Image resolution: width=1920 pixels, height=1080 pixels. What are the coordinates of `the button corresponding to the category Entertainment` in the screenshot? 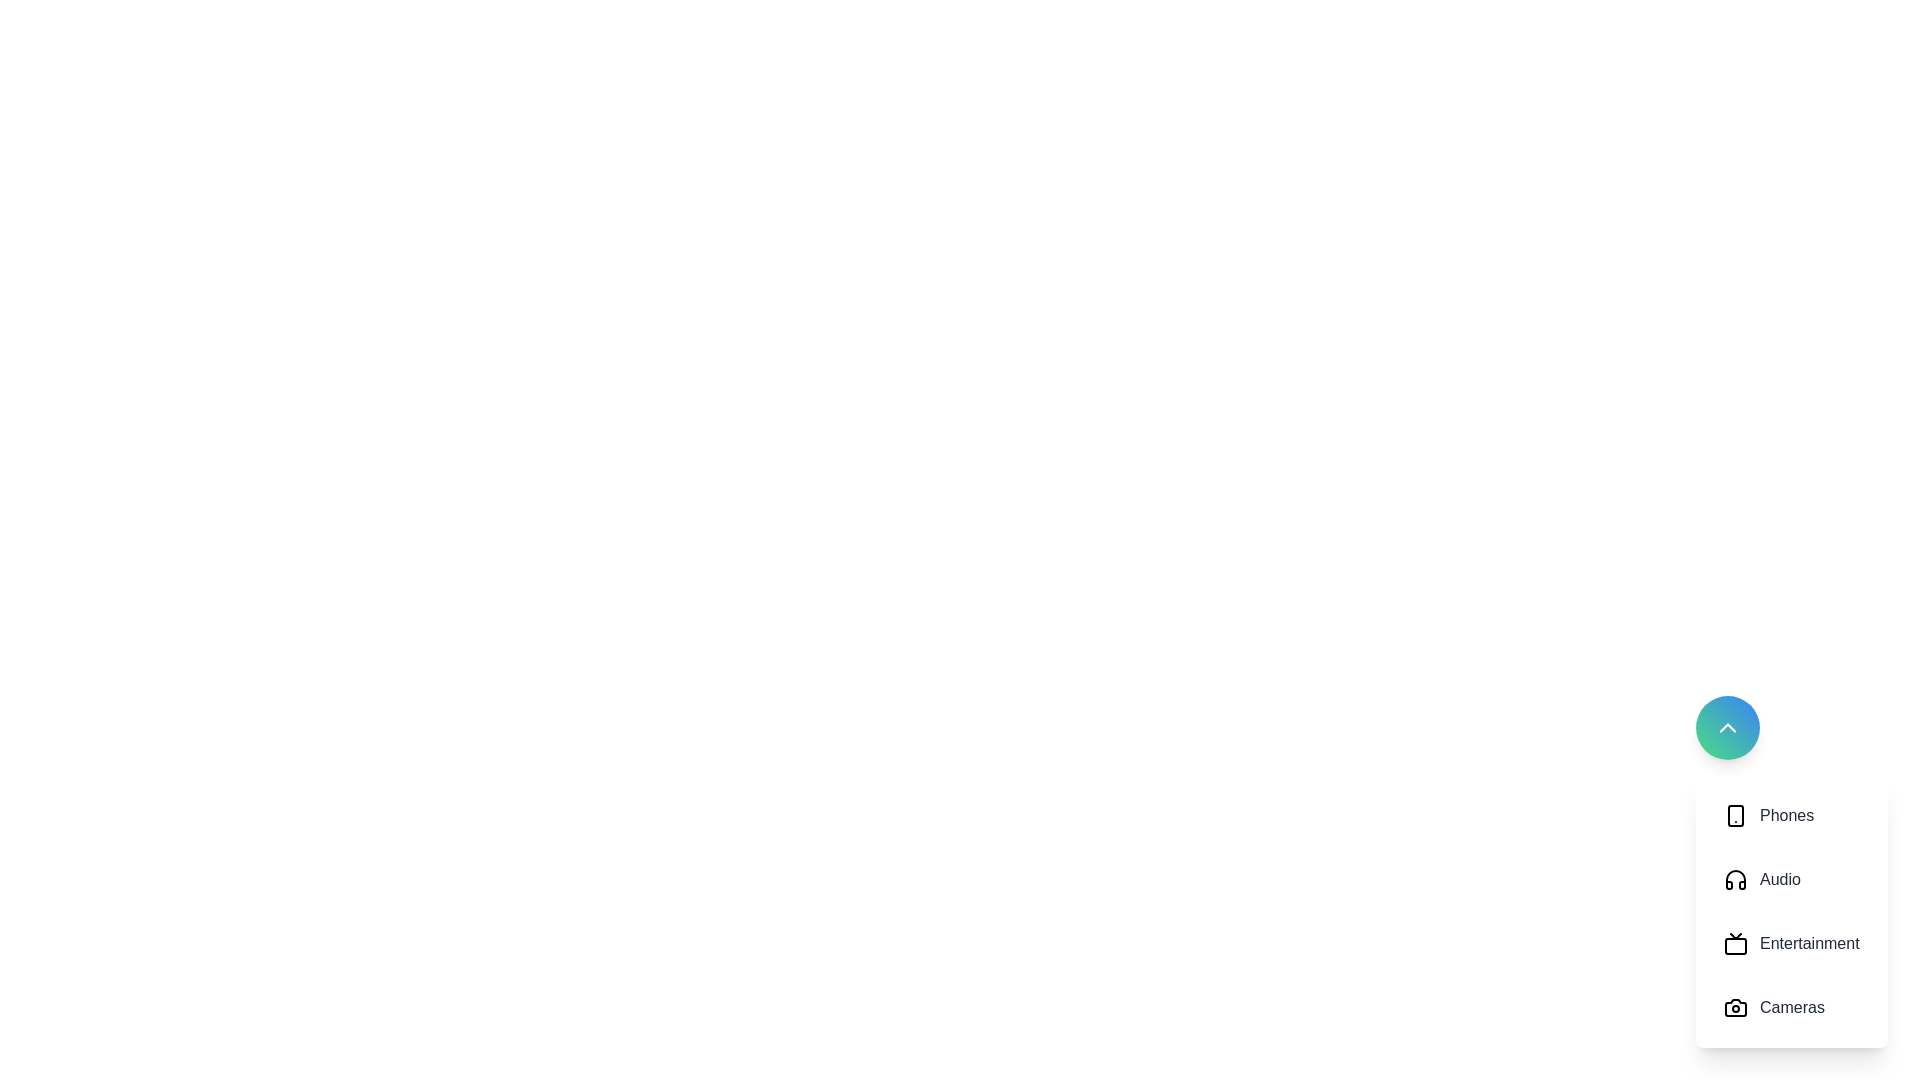 It's located at (1791, 944).